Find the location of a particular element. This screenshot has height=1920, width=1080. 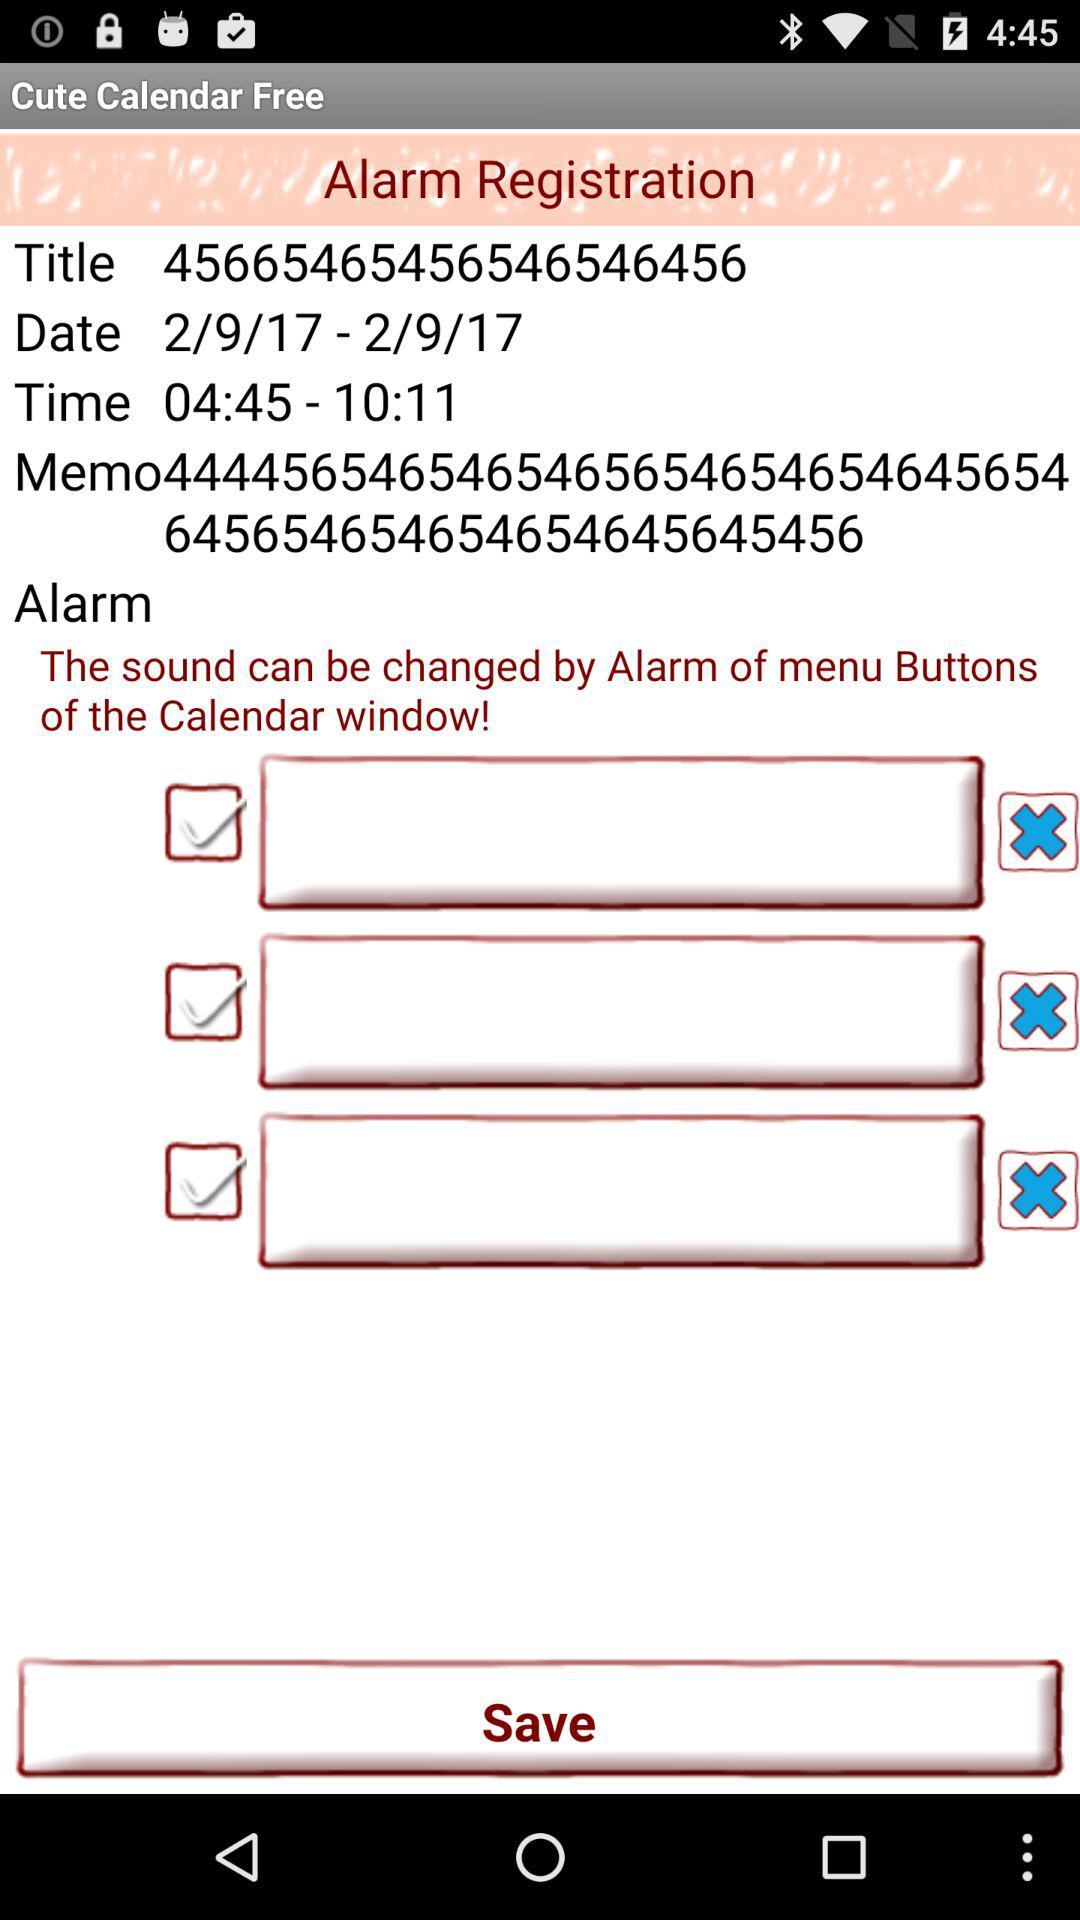

the button left to first text feed is located at coordinates (204, 822).